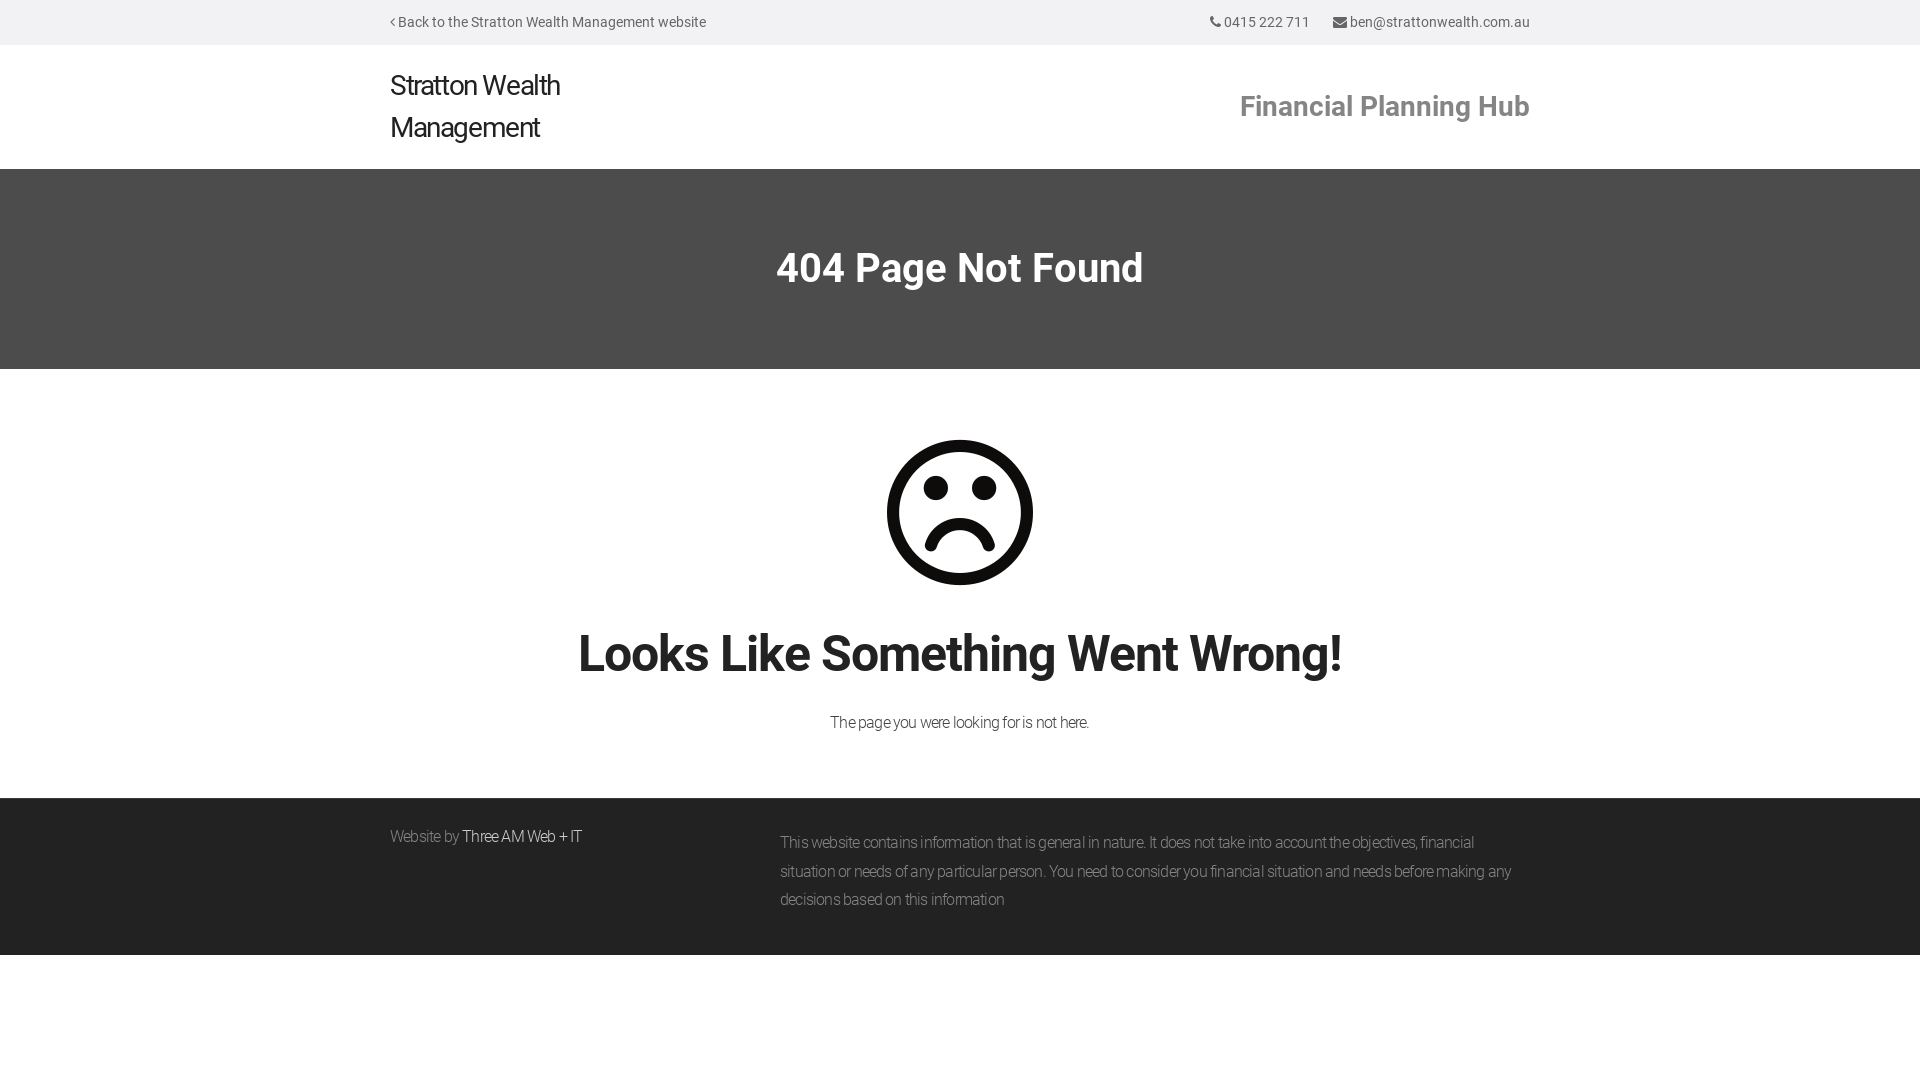 This screenshot has width=1920, height=1080. Describe the element at coordinates (522, 836) in the screenshot. I see `'Three AM Web + IT'` at that location.